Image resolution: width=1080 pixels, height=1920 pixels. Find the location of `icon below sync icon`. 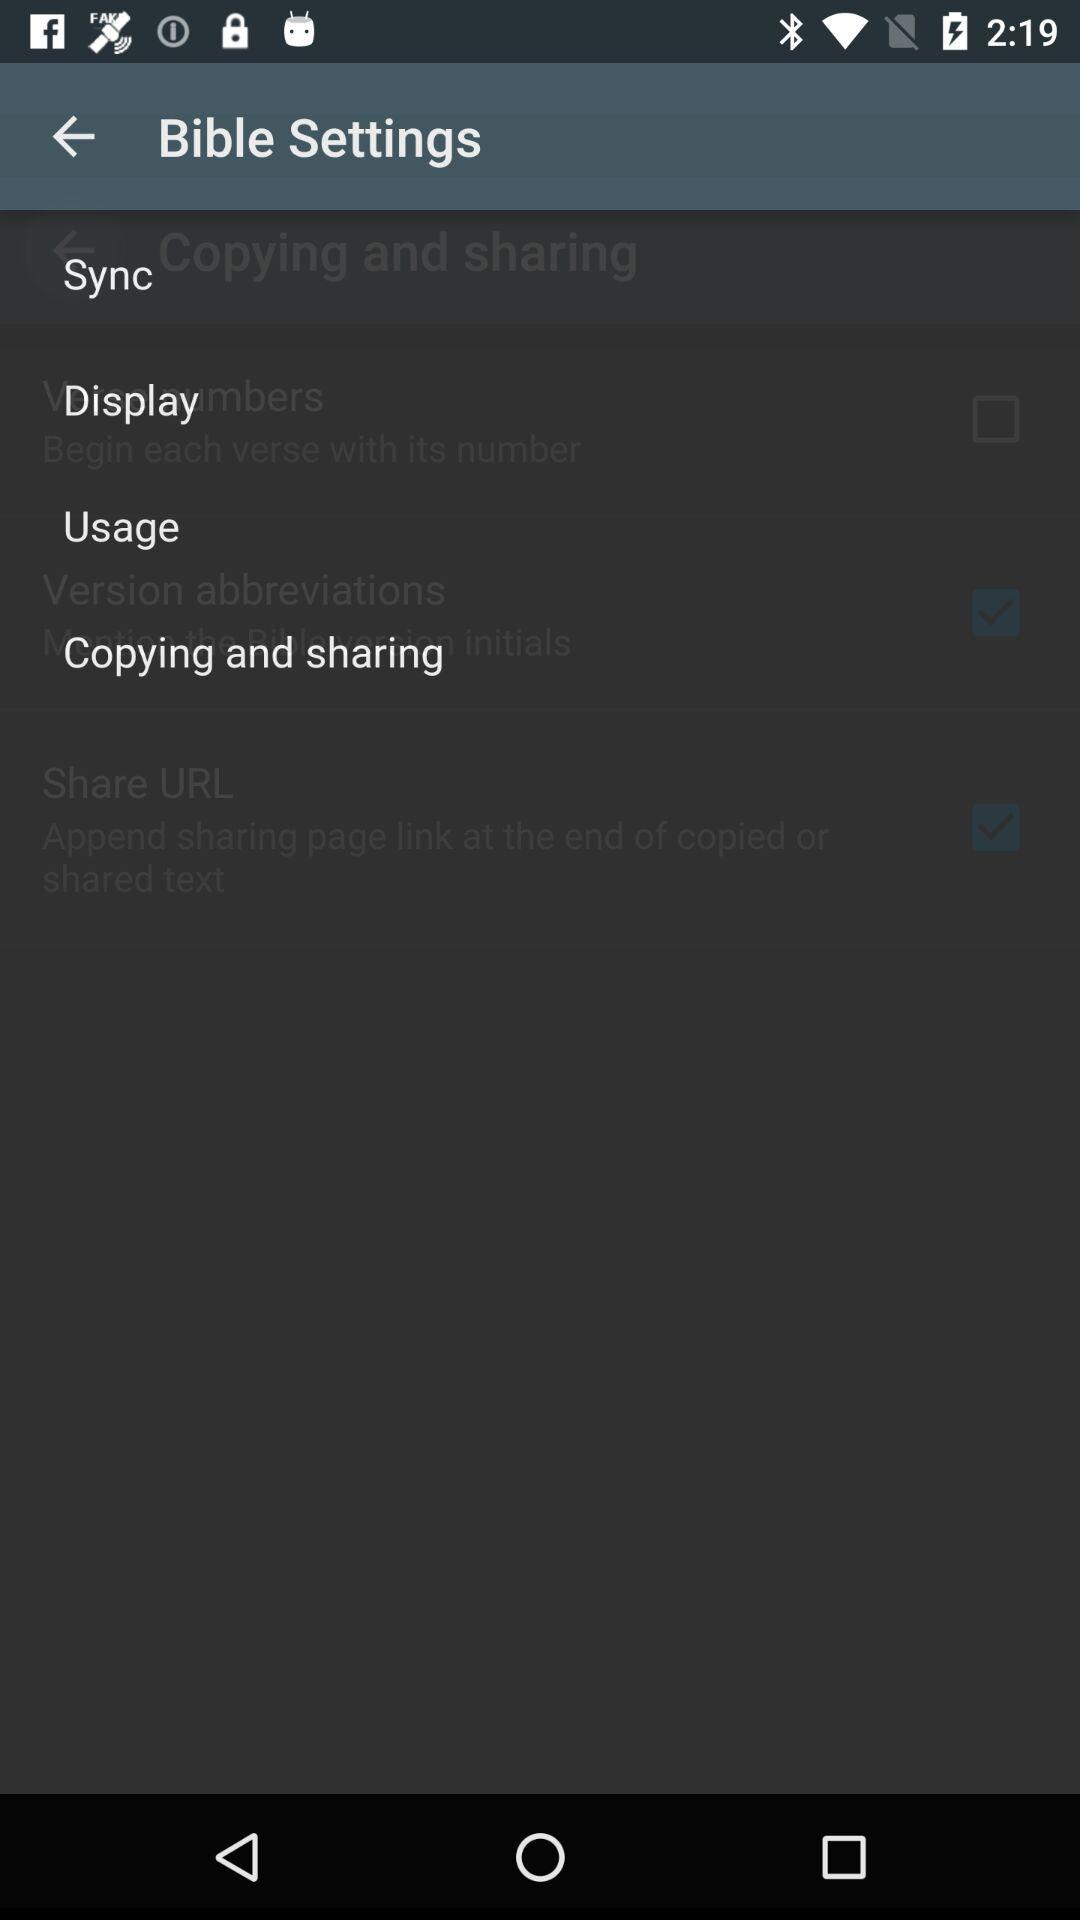

icon below sync icon is located at coordinates (131, 398).